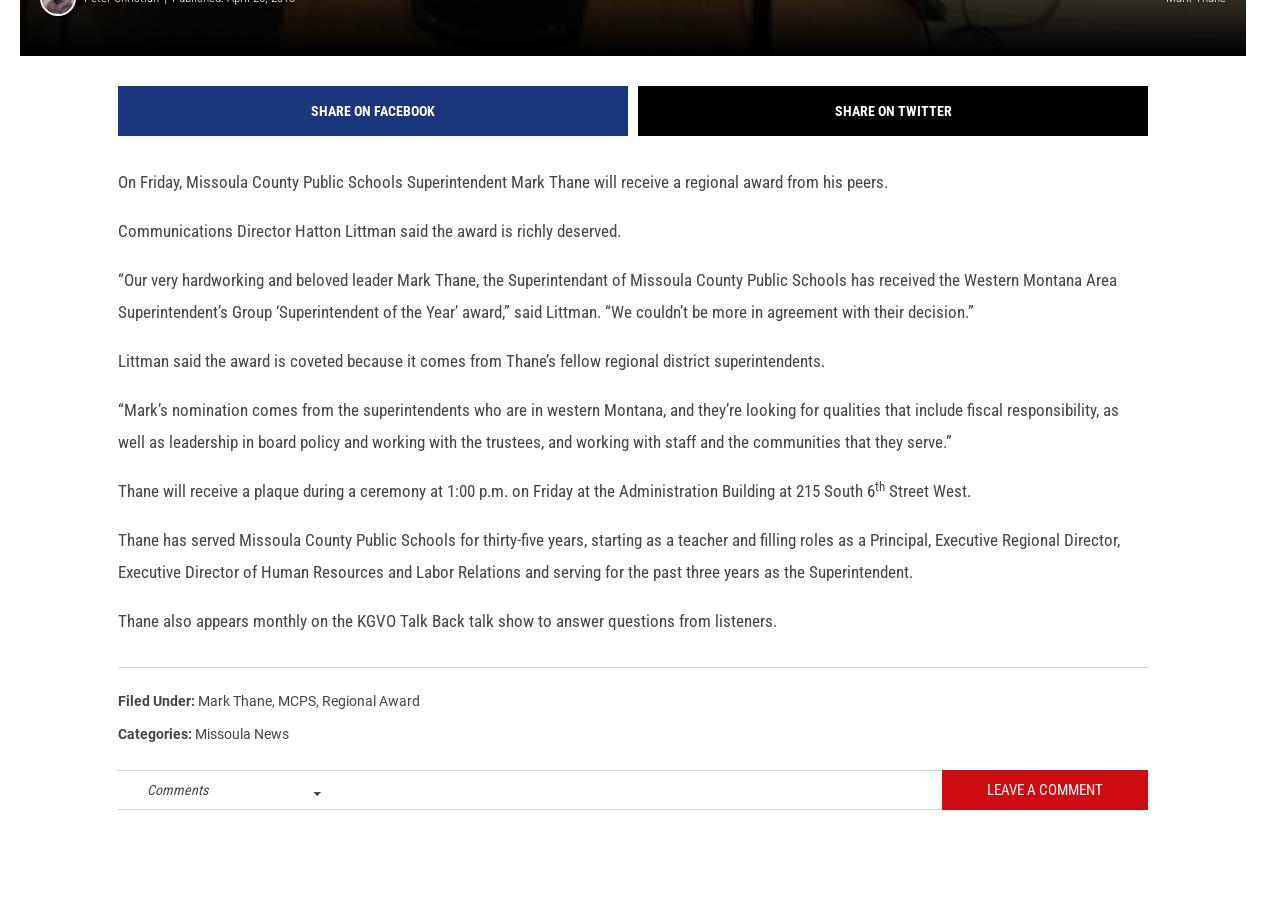 This screenshot has width=1286, height=906. I want to click on 'Leave A Comment', so click(1044, 816).